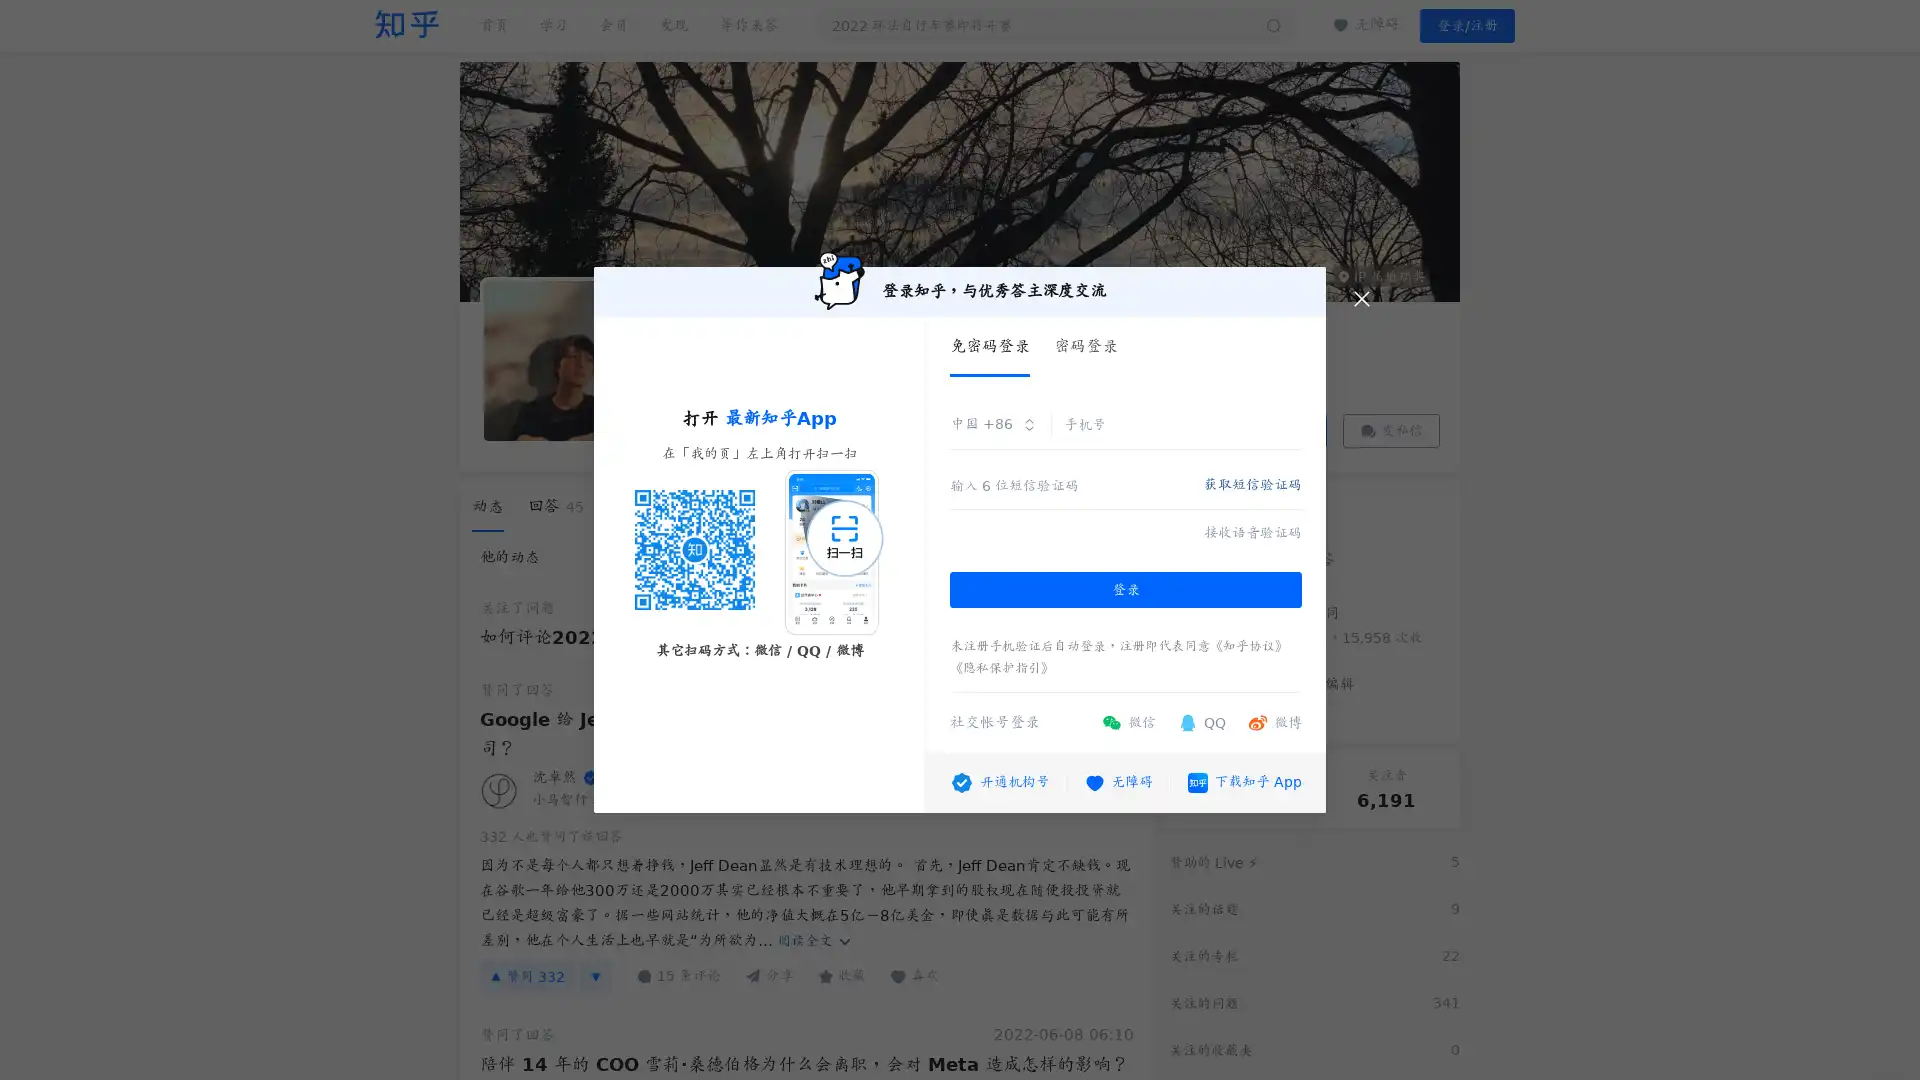 This screenshot has width=1920, height=1080. What do you see at coordinates (1243, 781) in the screenshot?
I see `App` at bounding box center [1243, 781].